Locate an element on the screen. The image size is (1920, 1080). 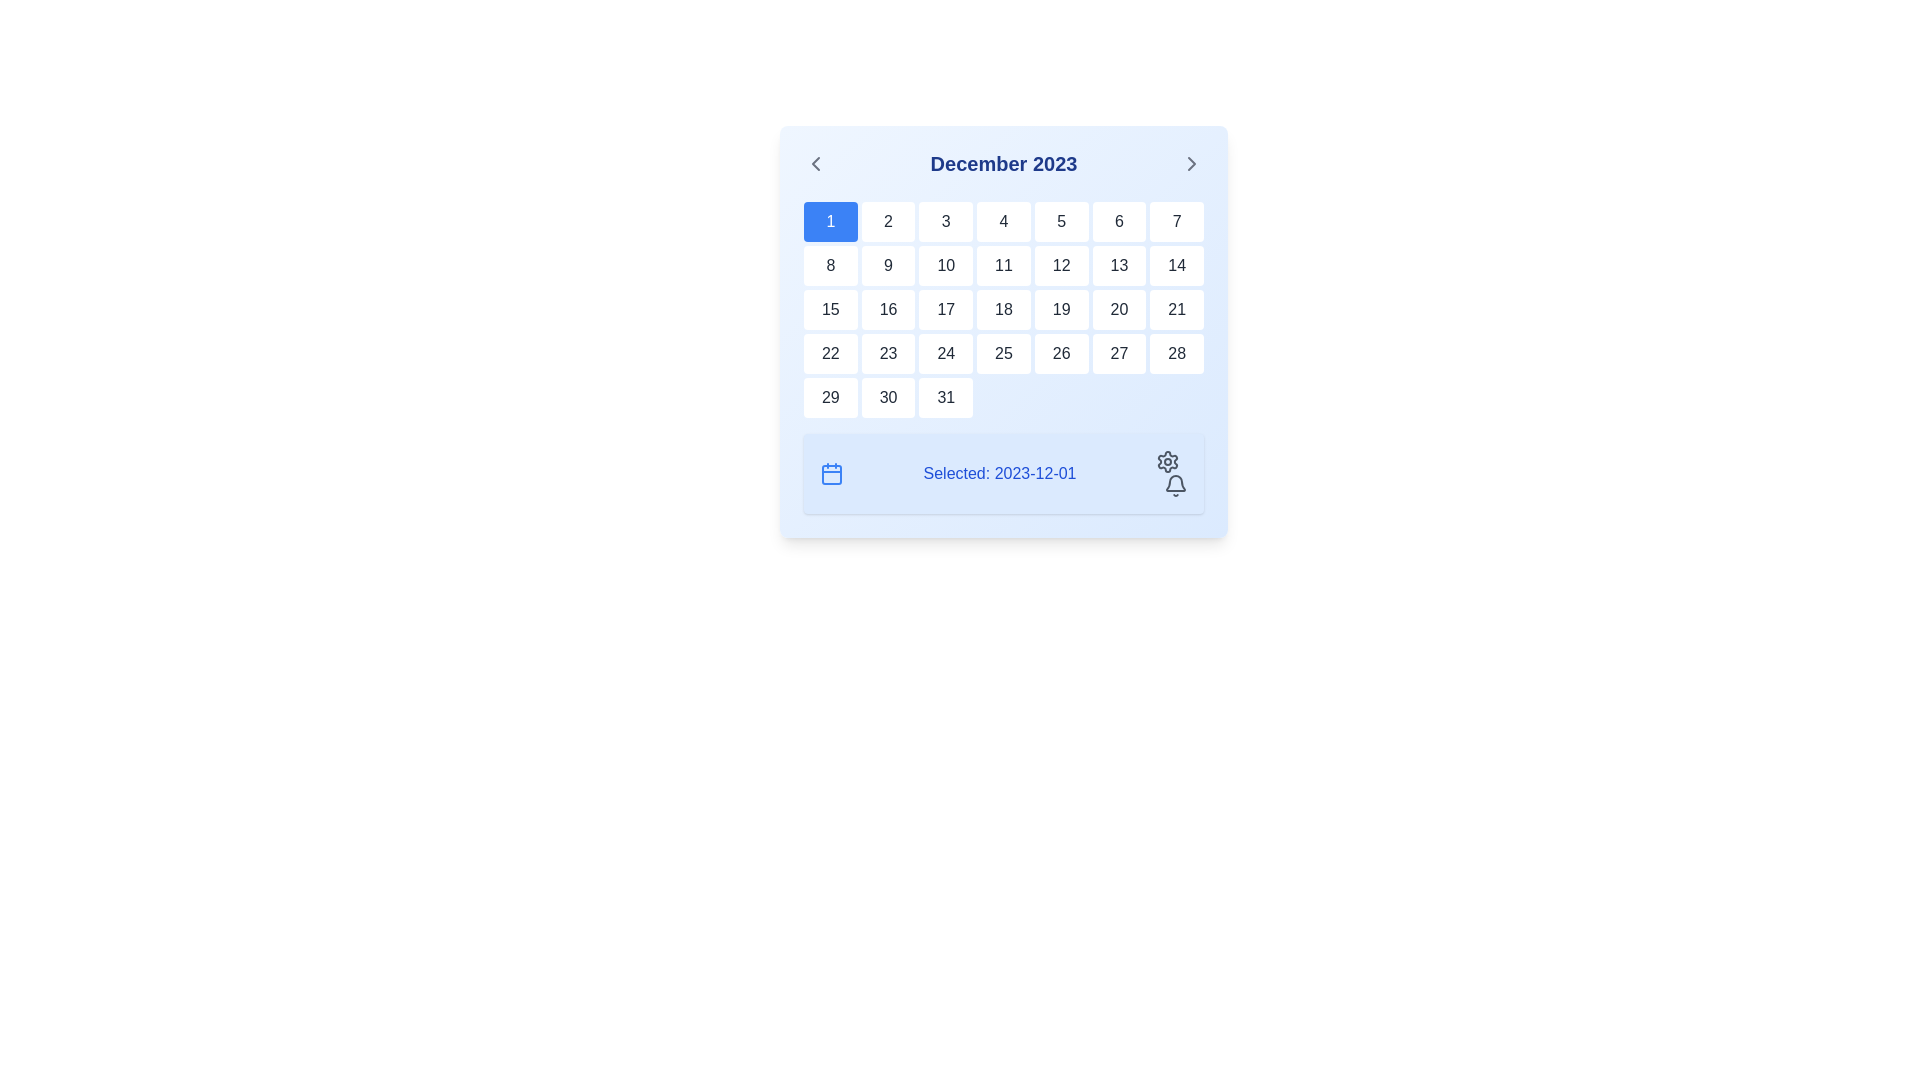
keyboard navigation is located at coordinates (1118, 222).